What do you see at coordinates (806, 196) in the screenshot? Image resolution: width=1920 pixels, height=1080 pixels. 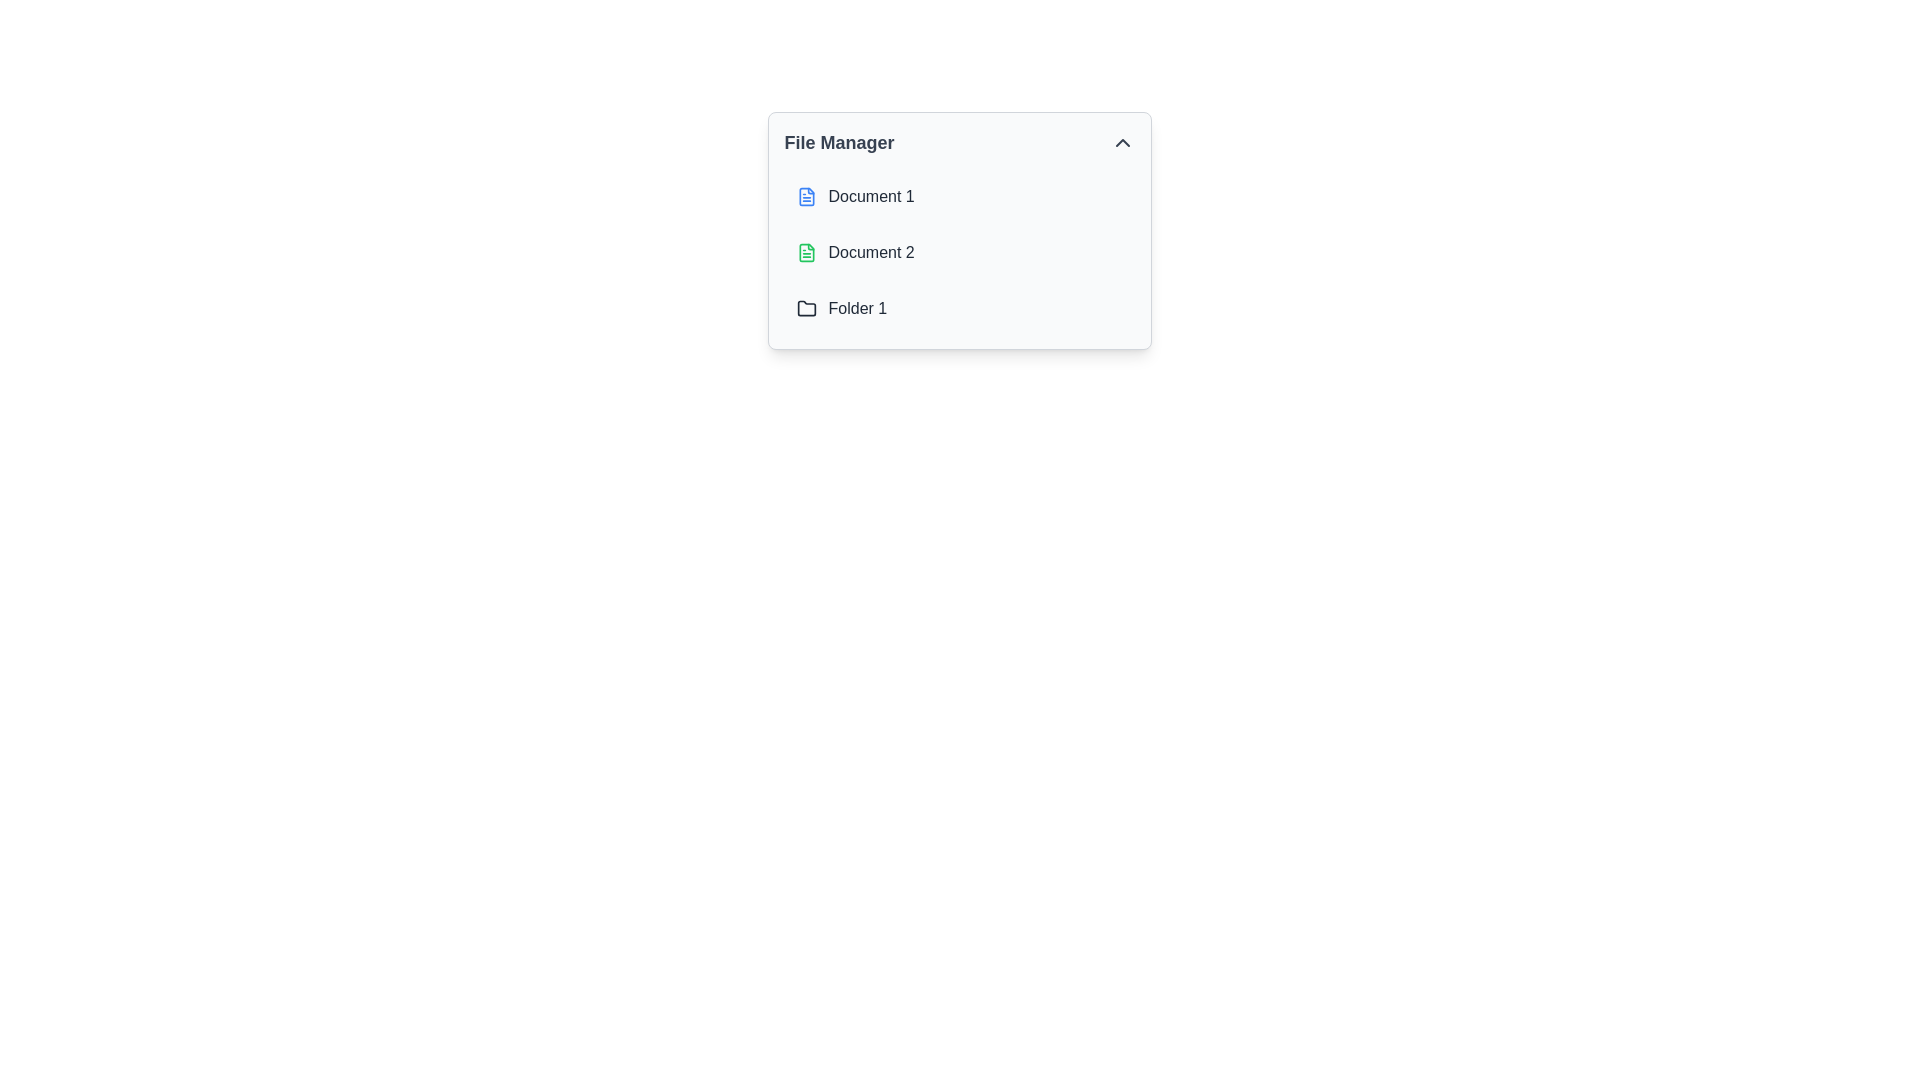 I see `the rectangular icon resembling a file with a folded corner, outlined in blue, located in the 'File Manager' list next to the label 'Document 1'` at bounding box center [806, 196].